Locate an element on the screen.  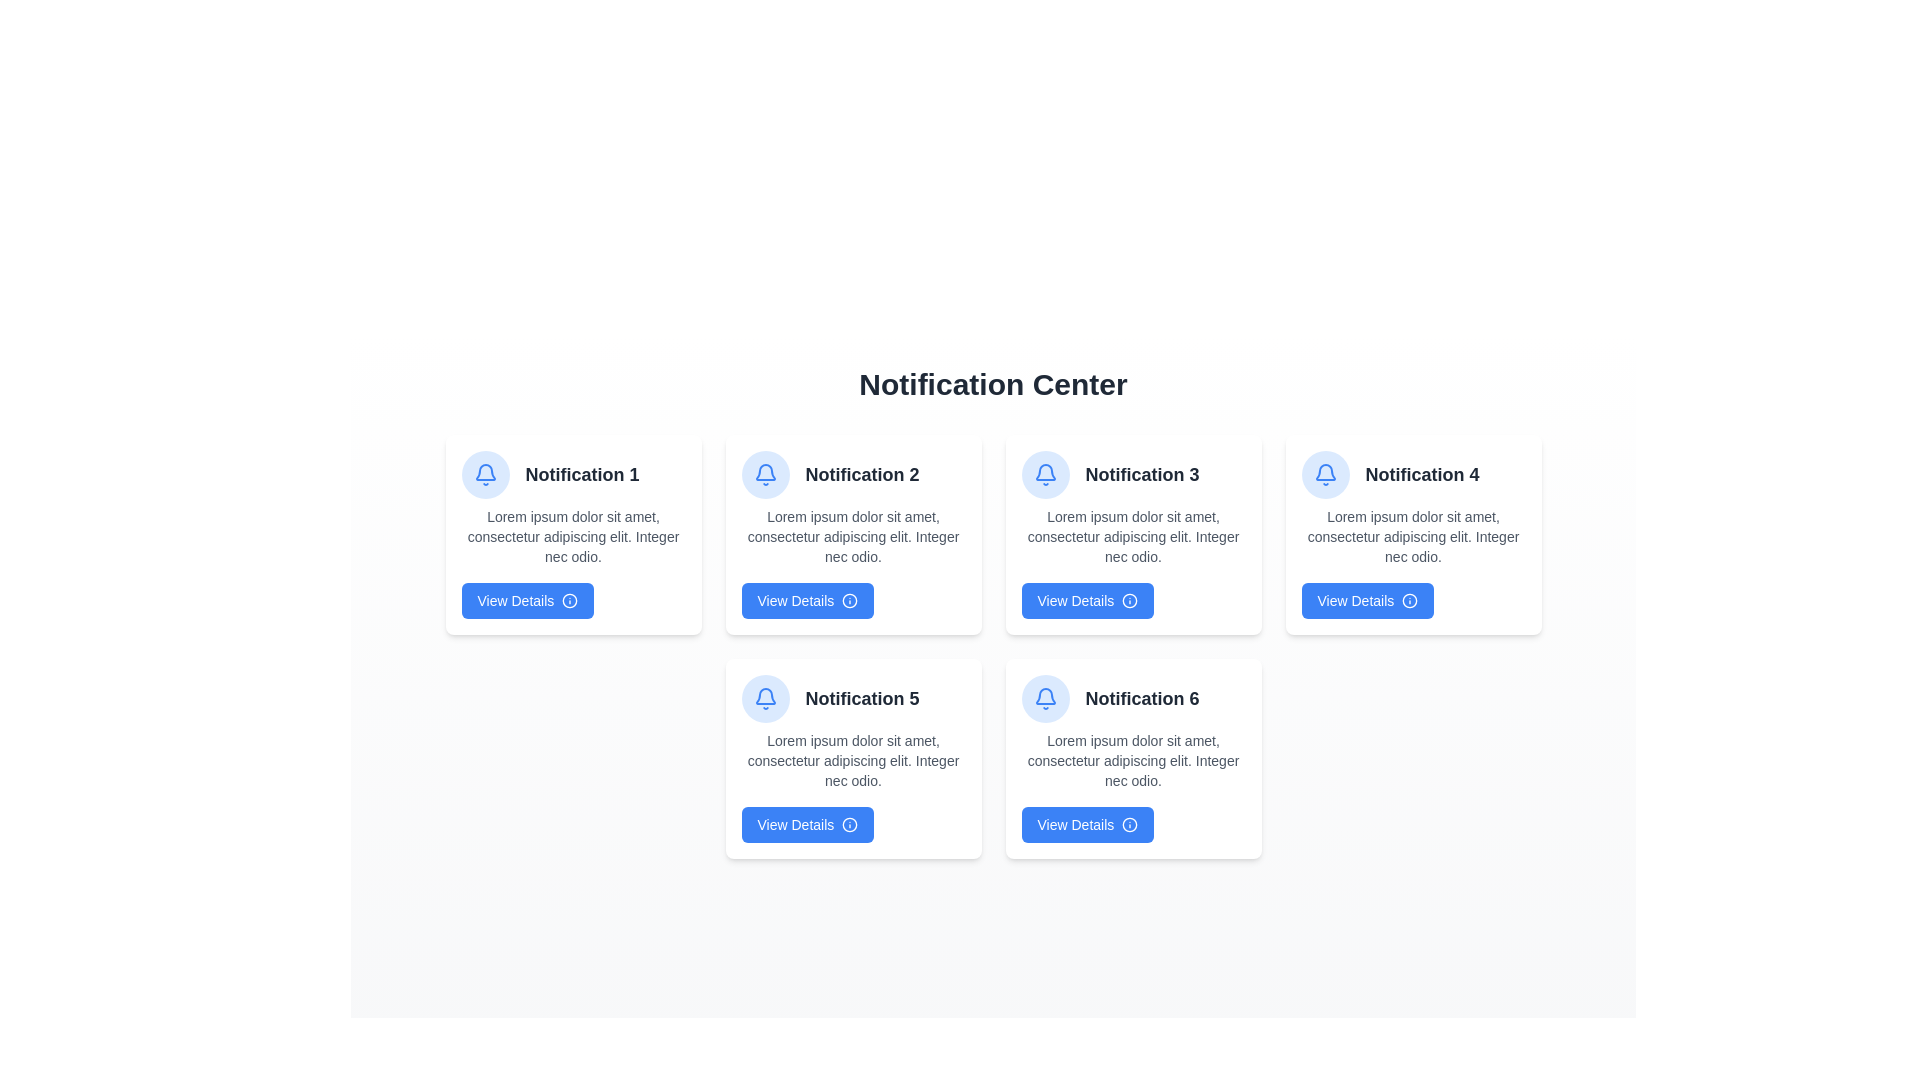
the blue notification bell icon located at the top-left corner of the 'Notification 1' card is located at coordinates (1044, 474).